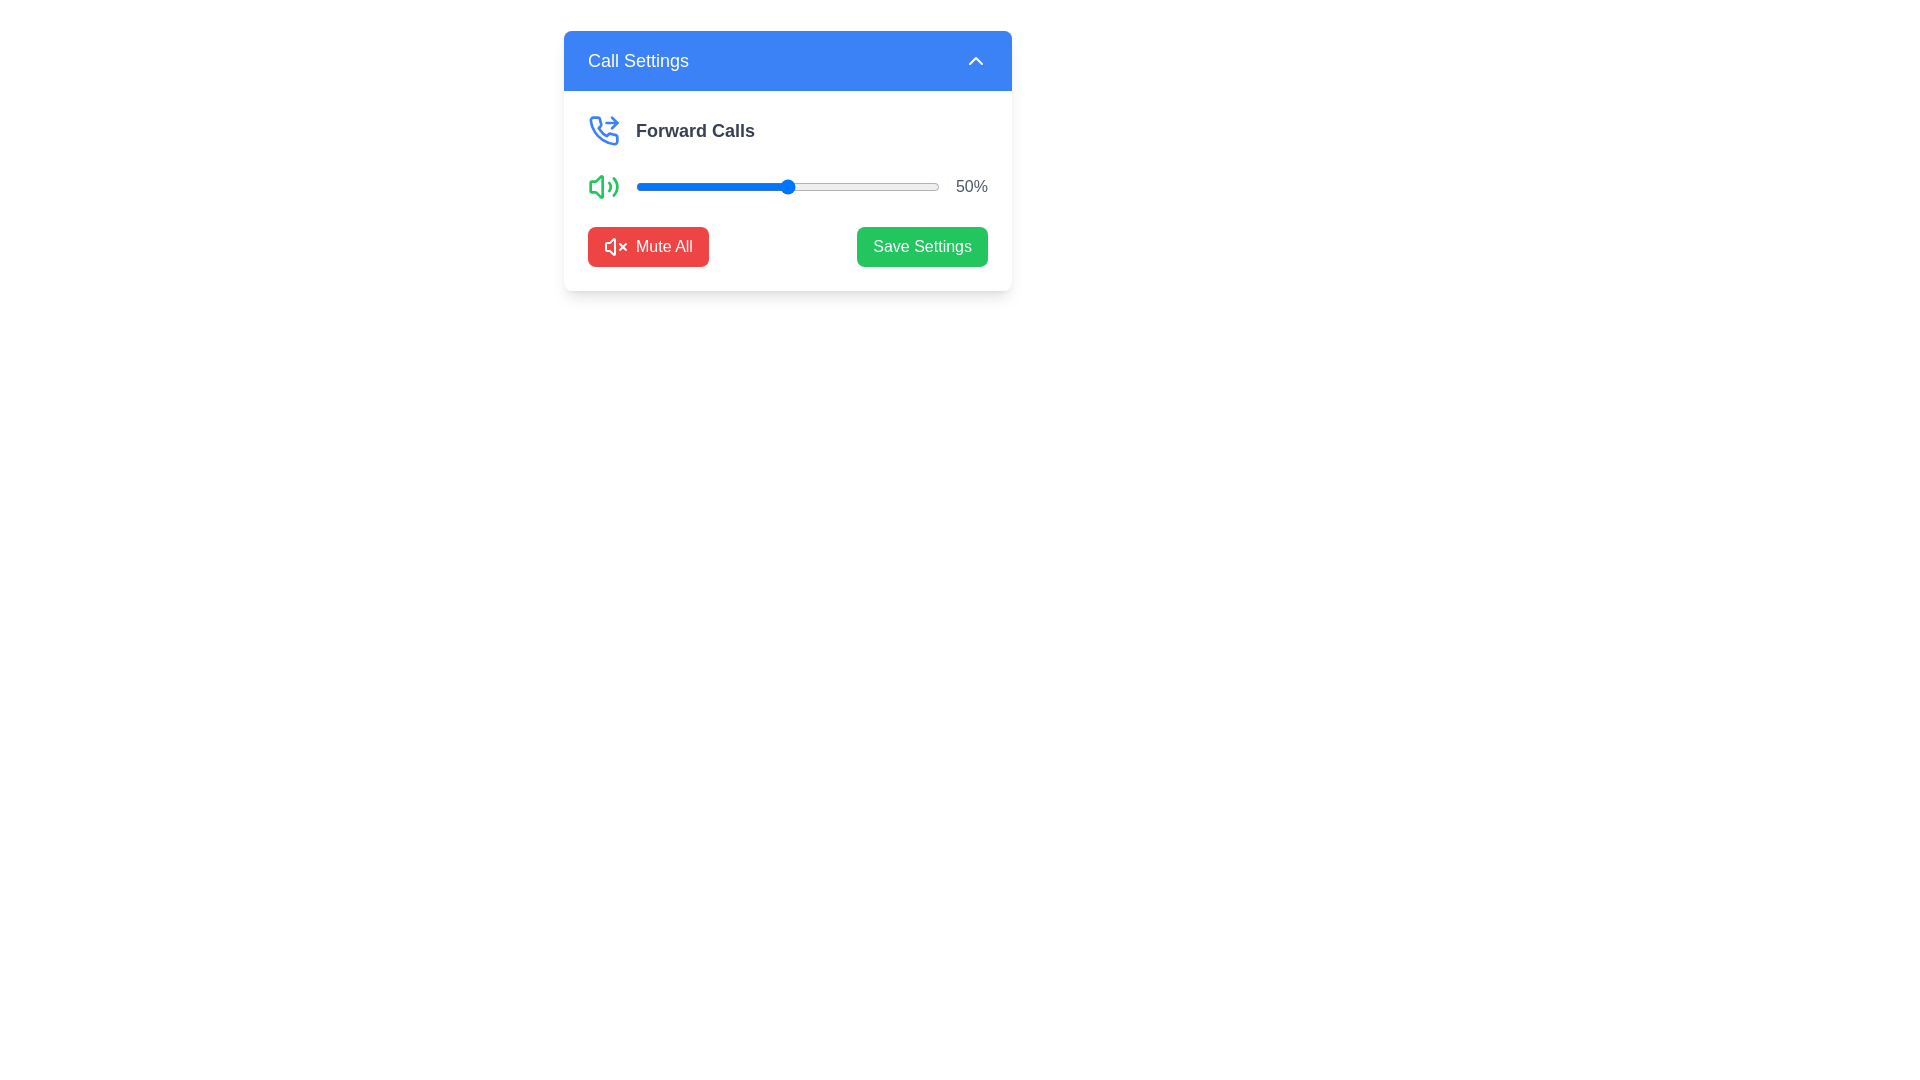 The image size is (1920, 1080). What do you see at coordinates (783, 186) in the screenshot?
I see `the slider` at bounding box center [783, 186].